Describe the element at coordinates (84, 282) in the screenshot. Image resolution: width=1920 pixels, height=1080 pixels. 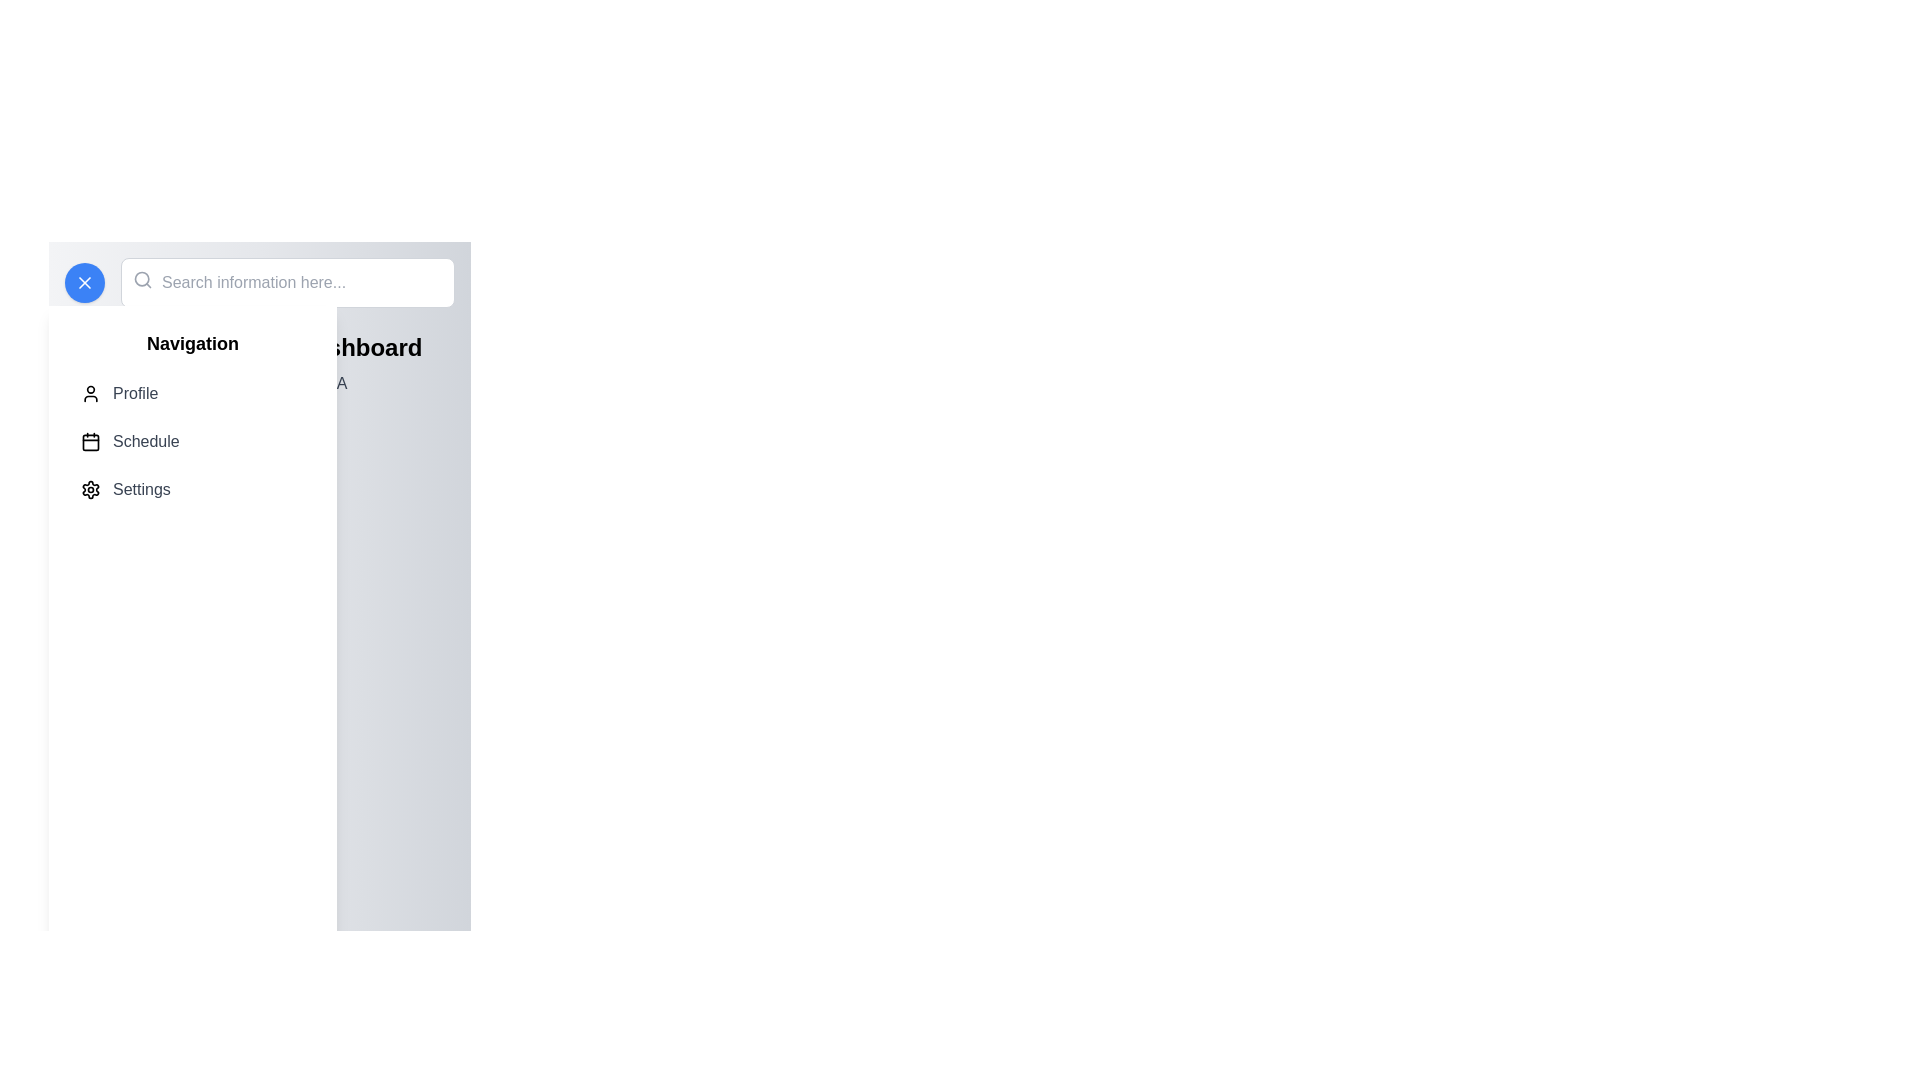
I see `the close icon located near the top-left corner of the application interface` at that location.